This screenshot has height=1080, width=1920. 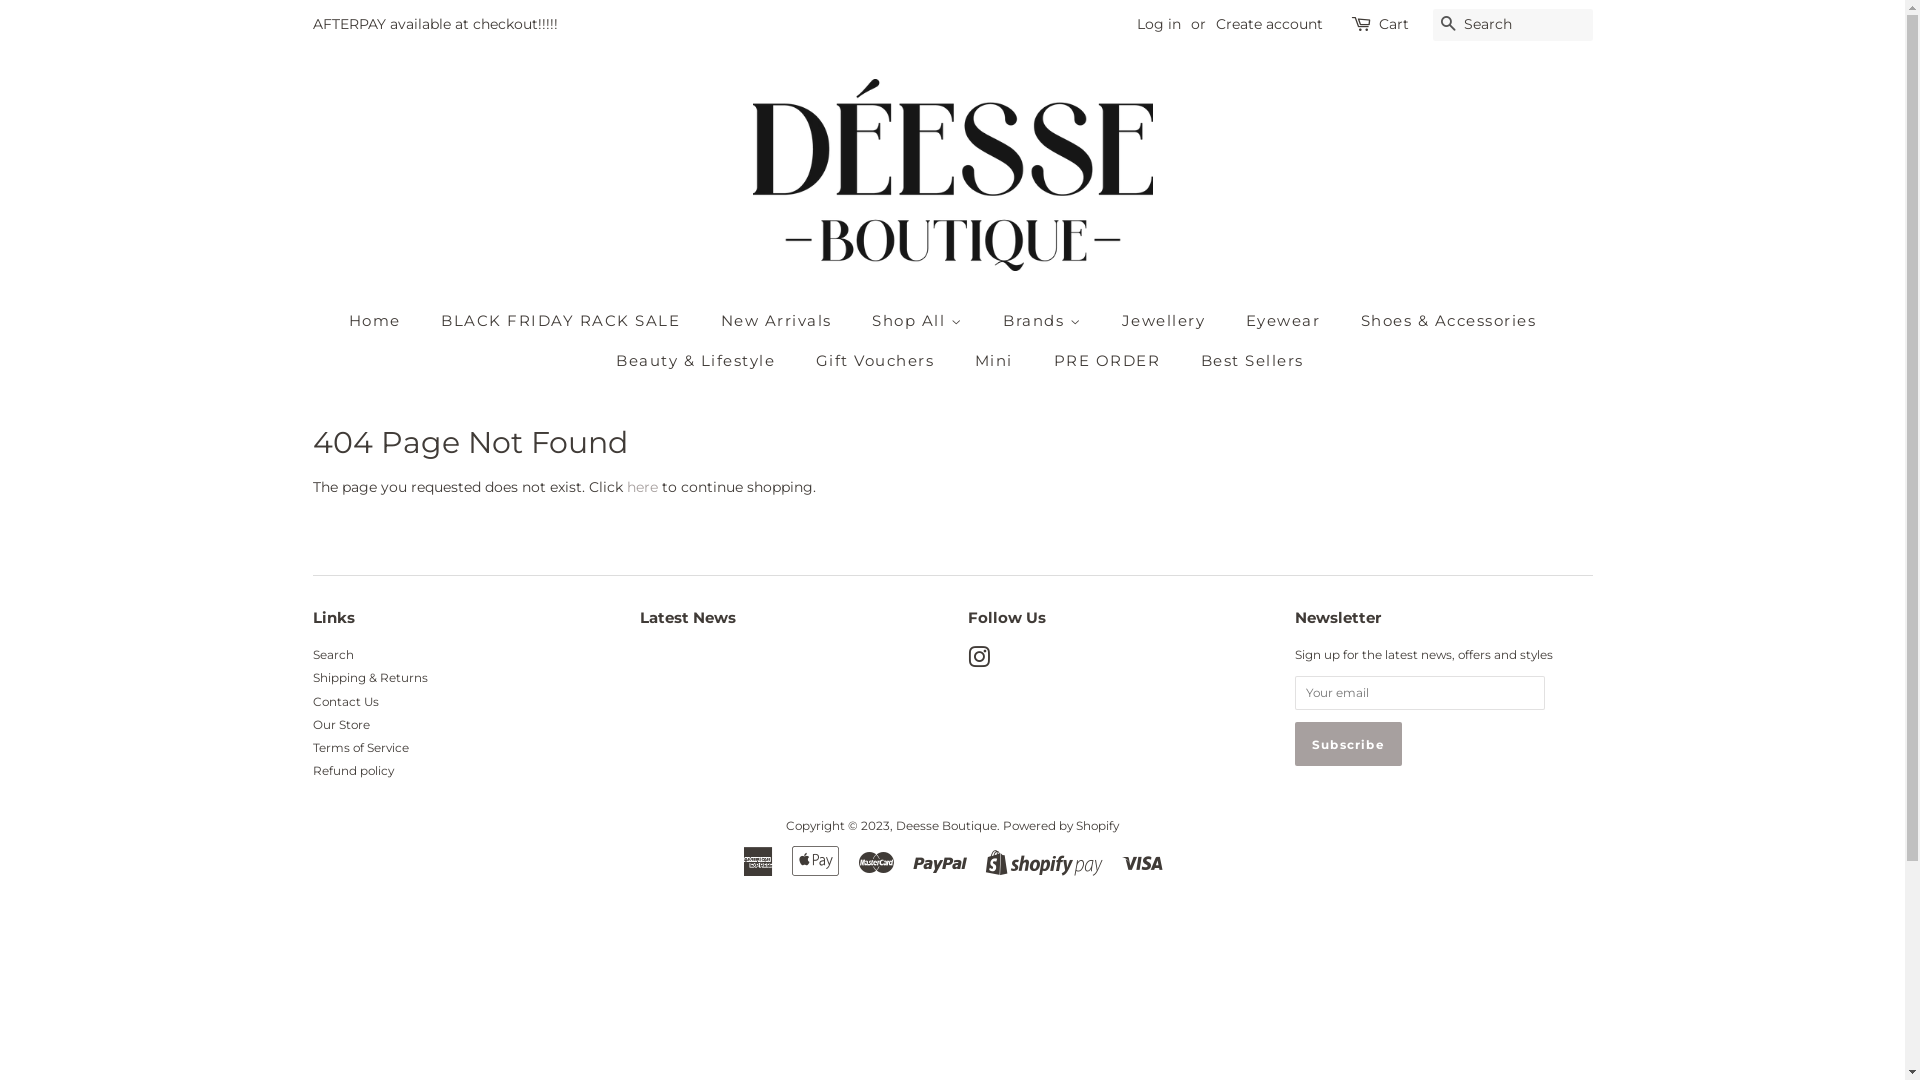 I want to click on 'Shoes & Accessories', so click(x=1345, y=319).